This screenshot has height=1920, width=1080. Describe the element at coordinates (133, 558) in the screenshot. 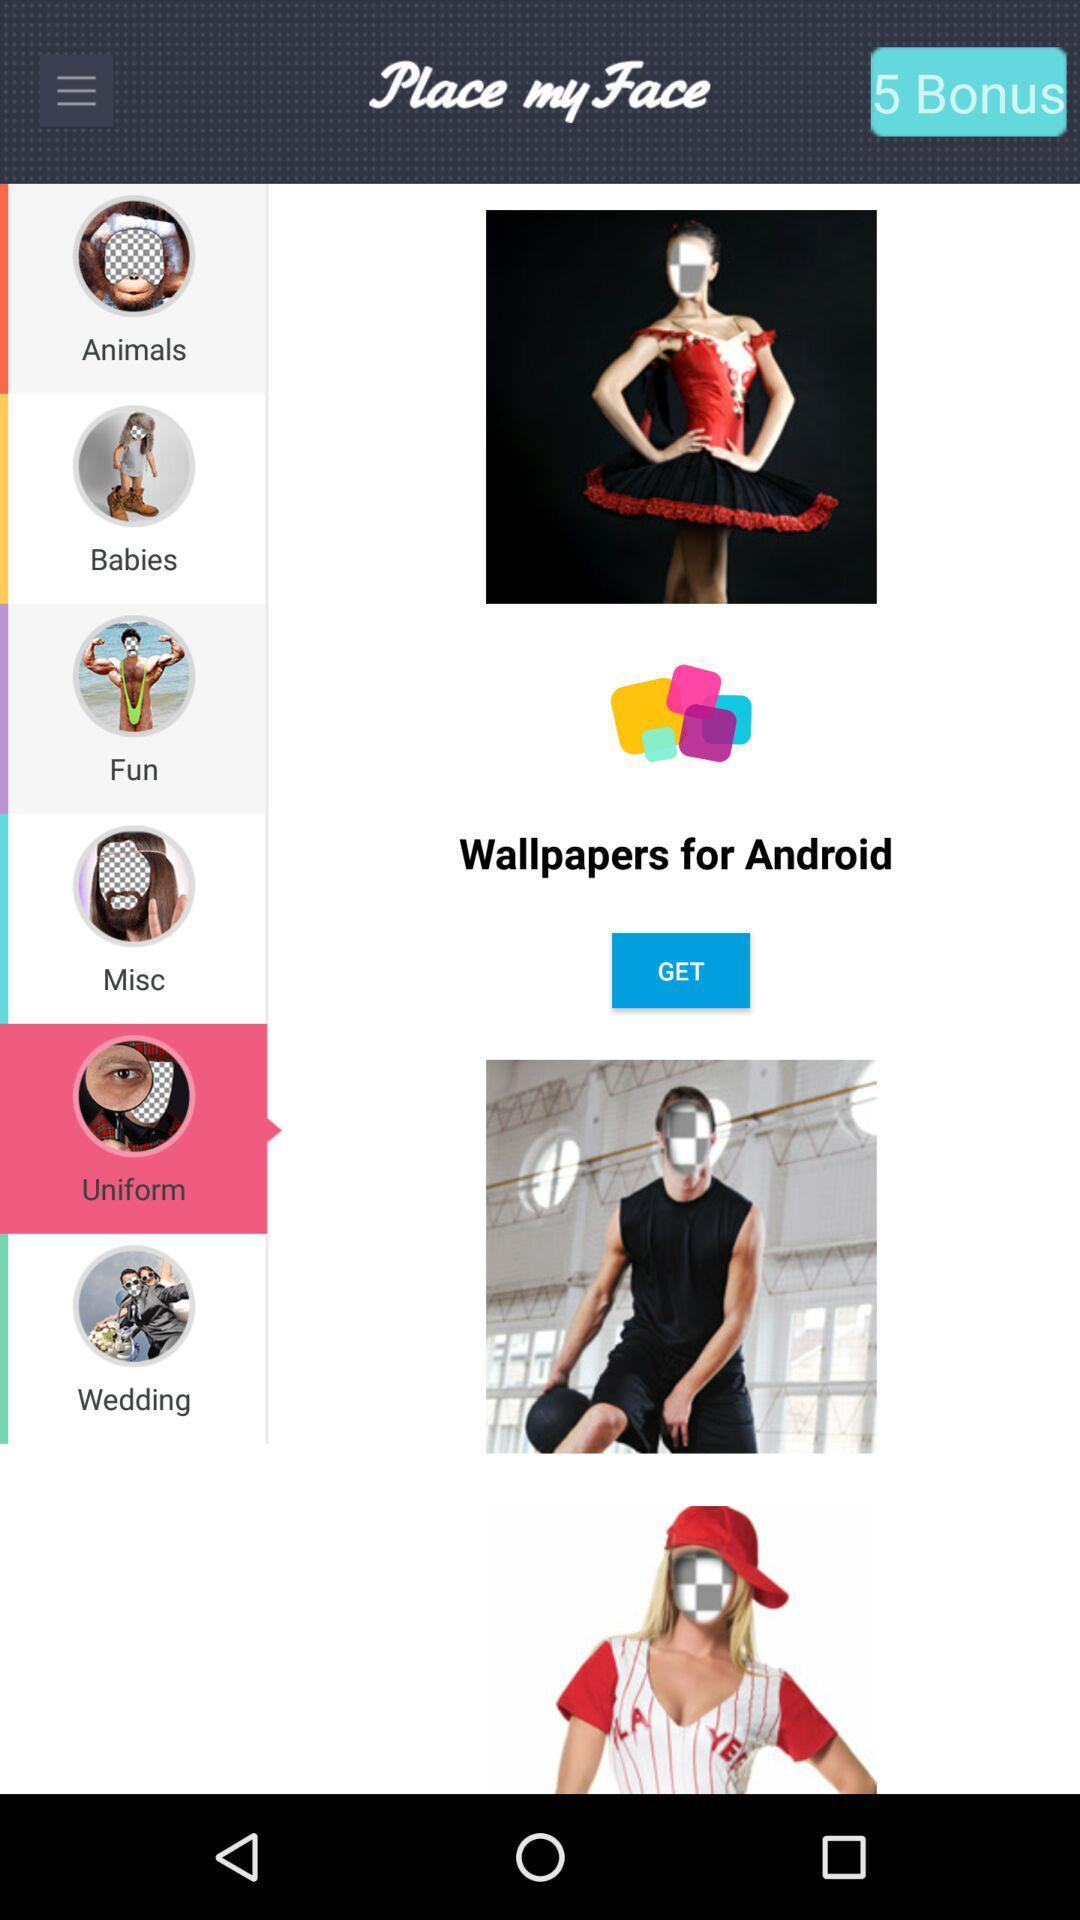

I see `babies icon` at that location.